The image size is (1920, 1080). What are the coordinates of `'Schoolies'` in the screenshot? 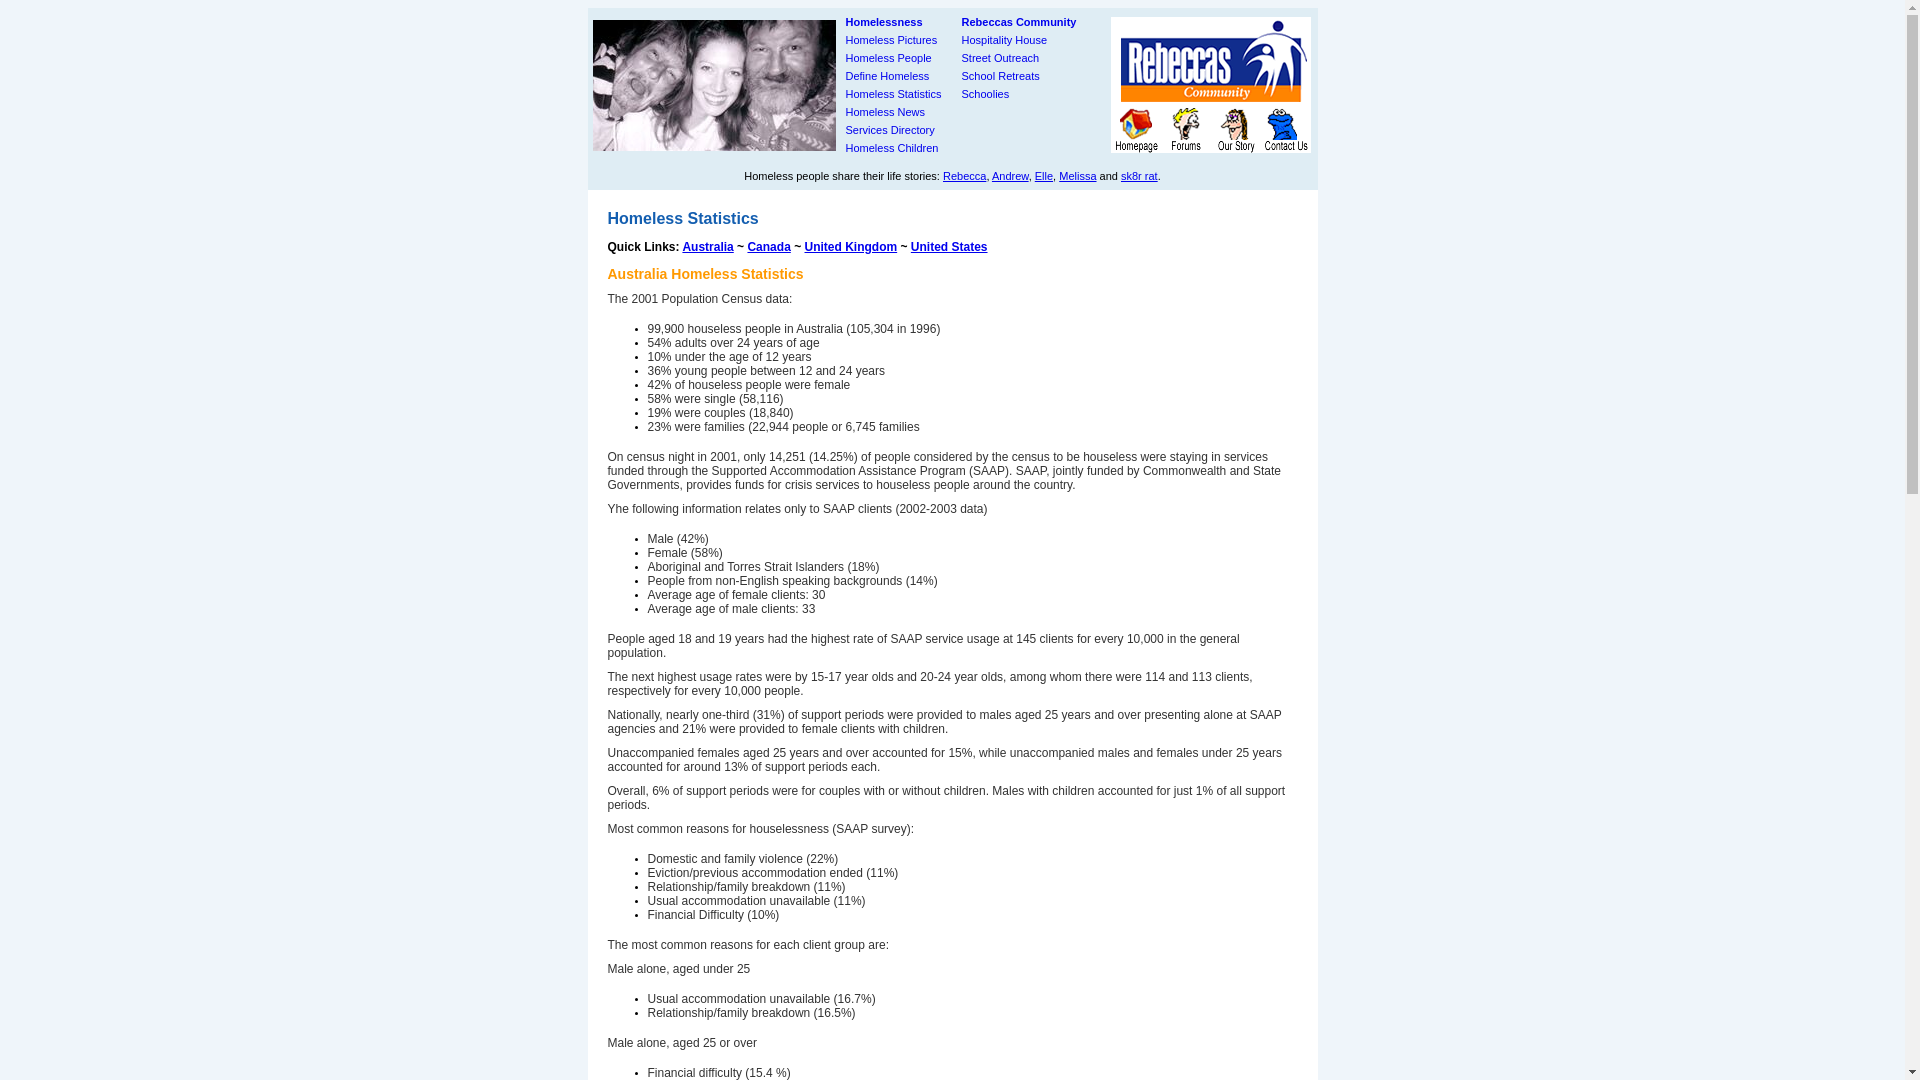 It's located at (985, 93).